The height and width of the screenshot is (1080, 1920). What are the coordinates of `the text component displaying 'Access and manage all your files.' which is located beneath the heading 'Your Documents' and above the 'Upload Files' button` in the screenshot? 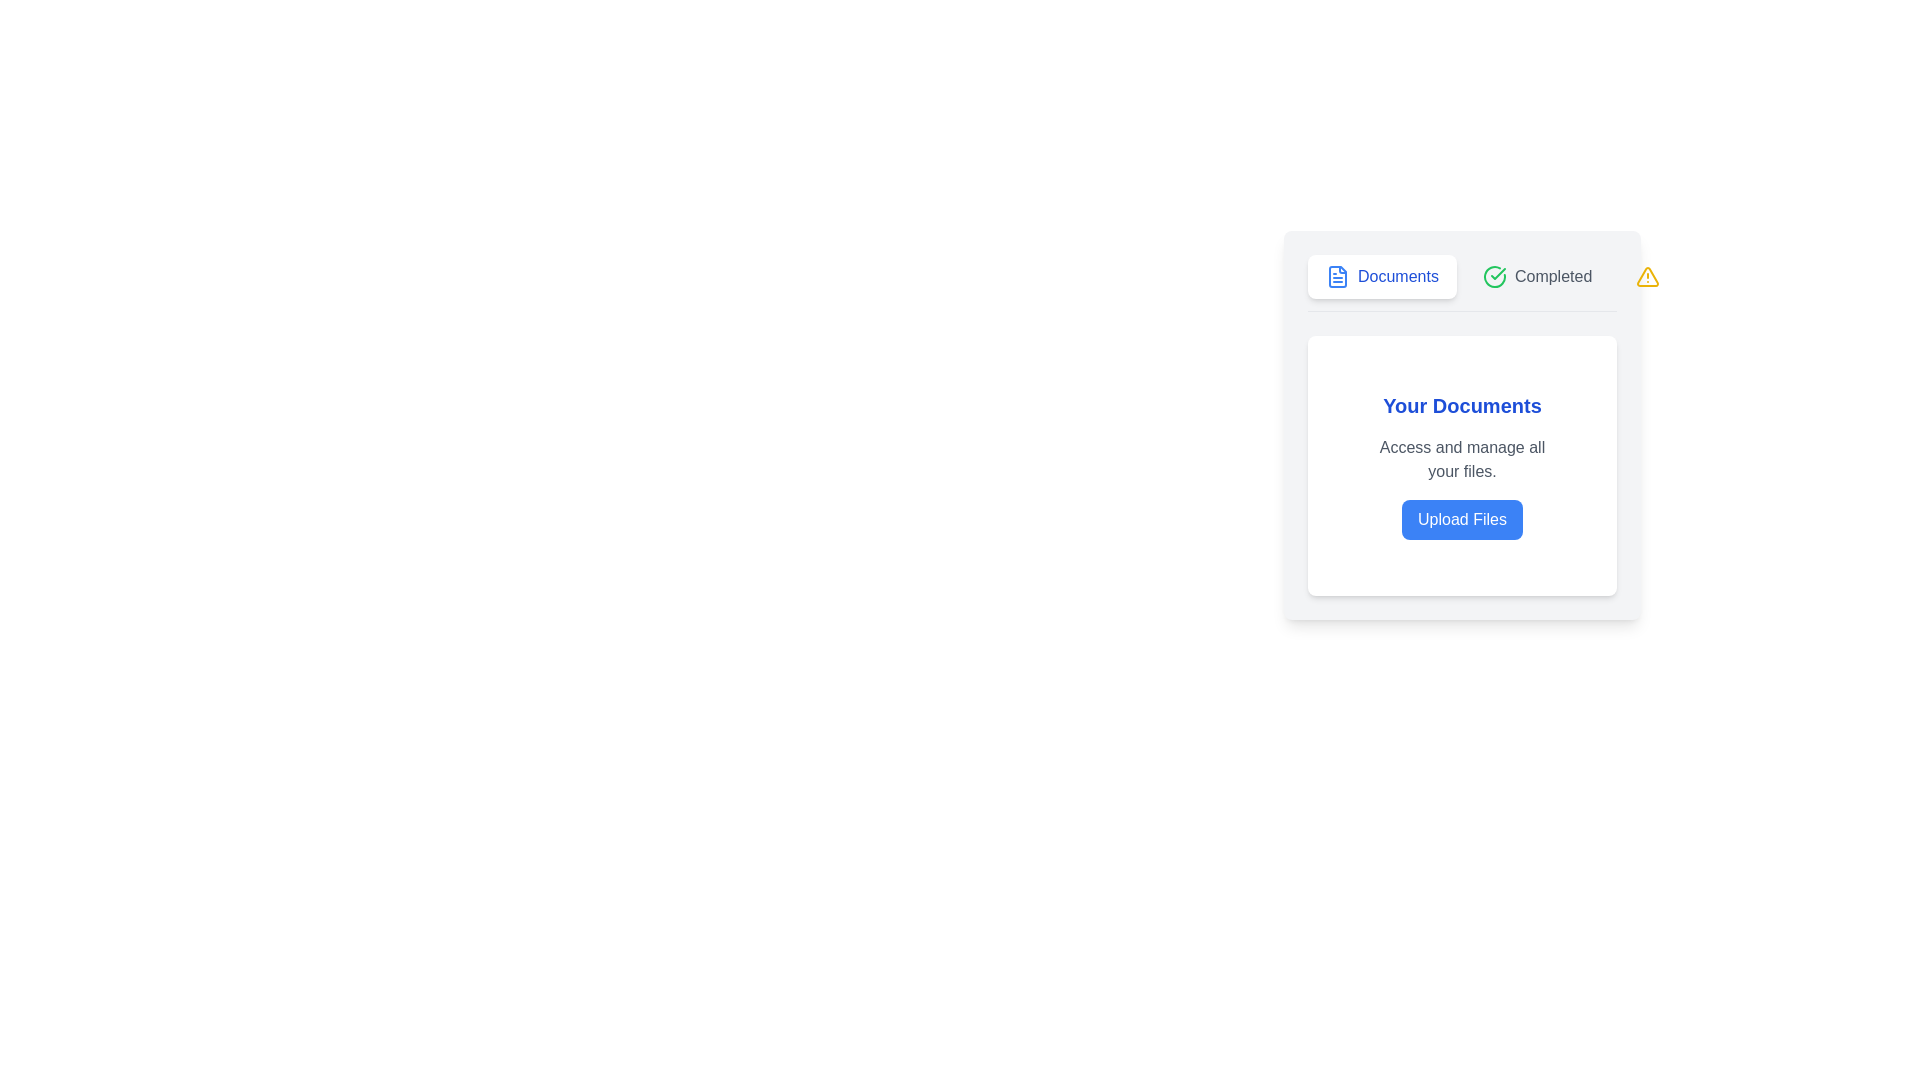 It's located at (1462, 459).